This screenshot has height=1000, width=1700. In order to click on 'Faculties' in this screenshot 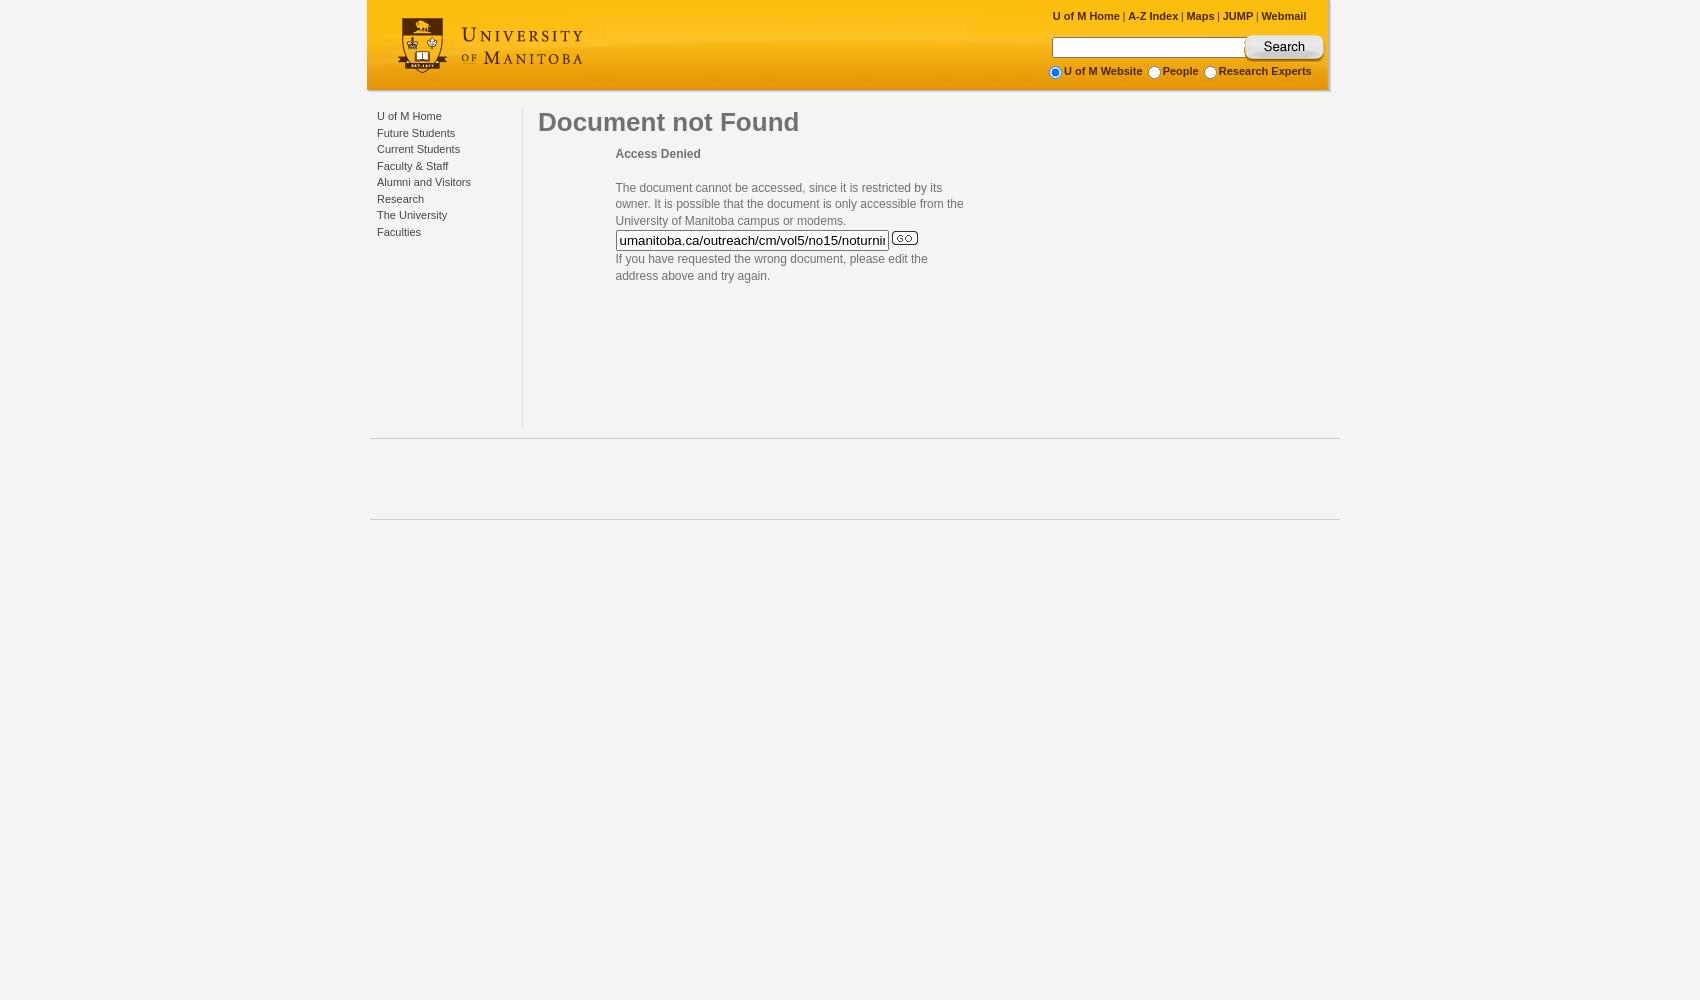, I will do `click(397, 230)`.